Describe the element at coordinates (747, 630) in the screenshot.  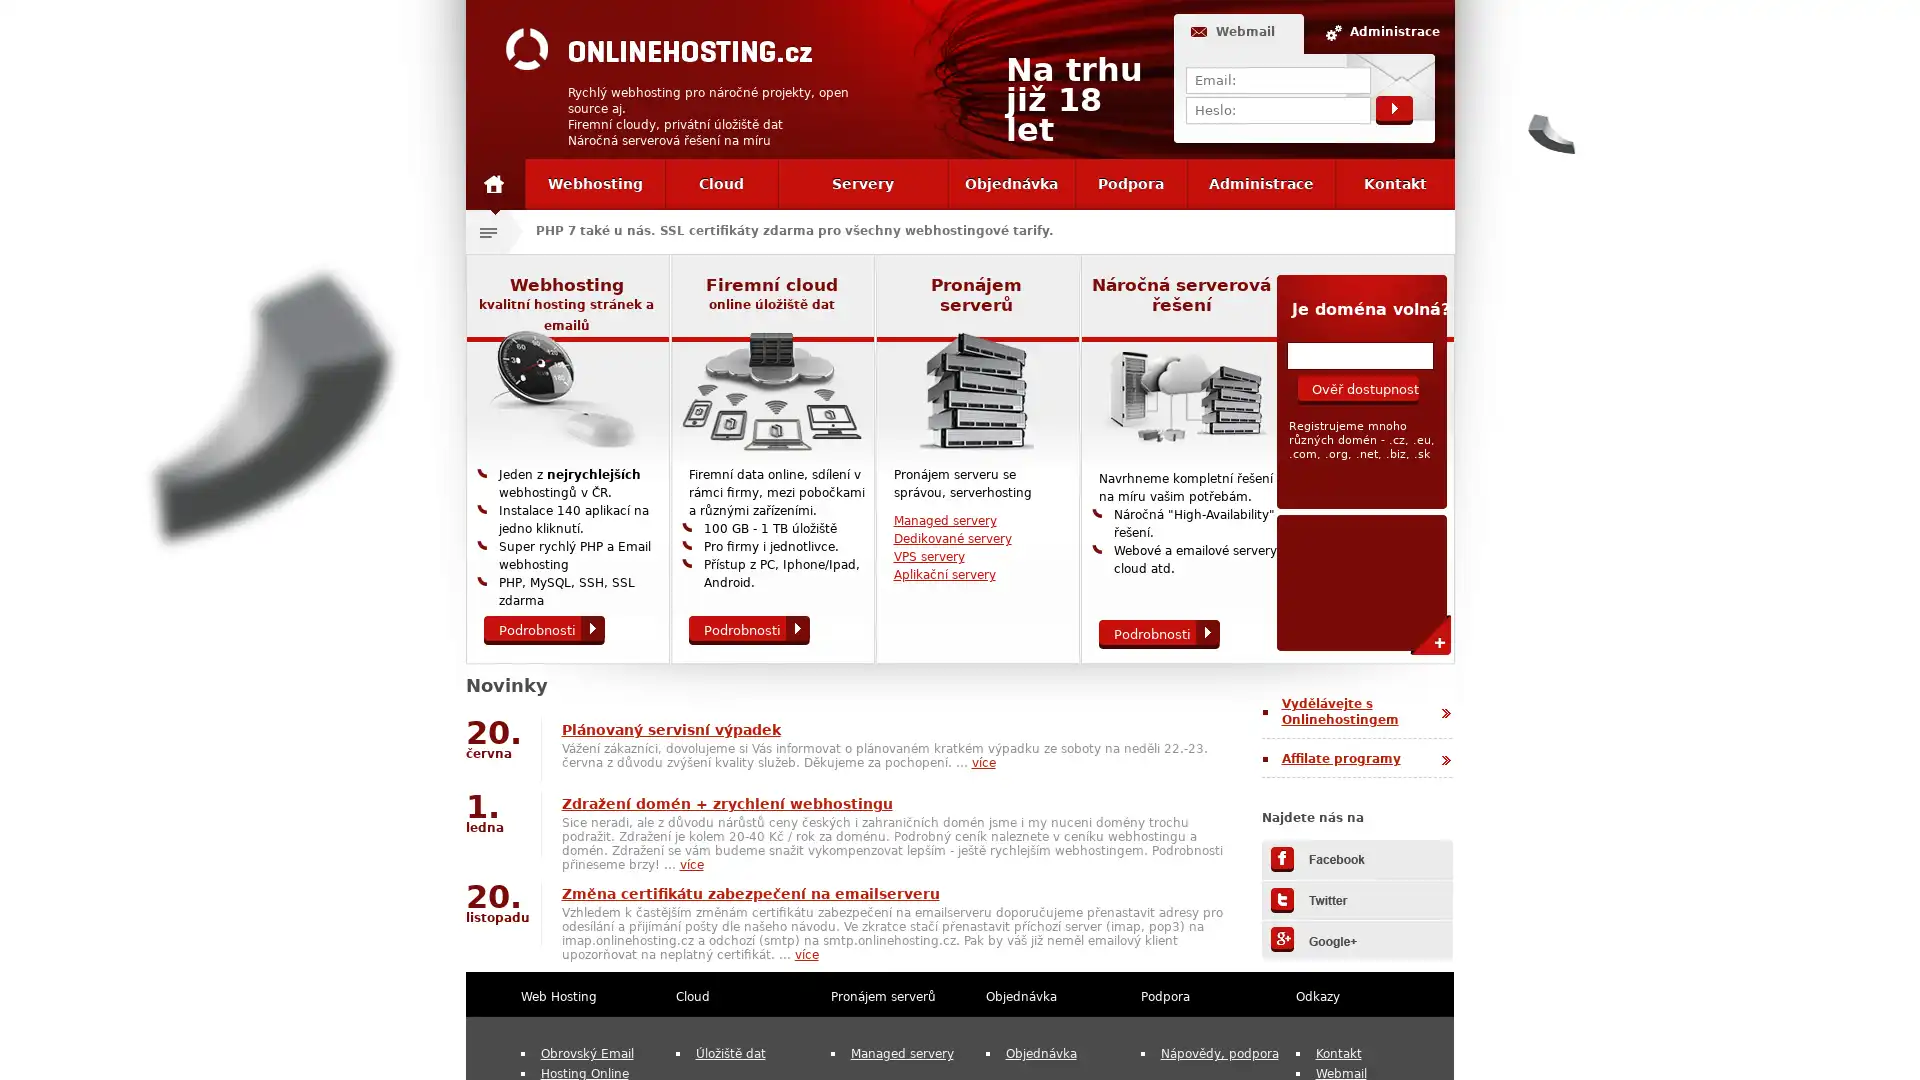
I see `Podrobnosti` at that location.